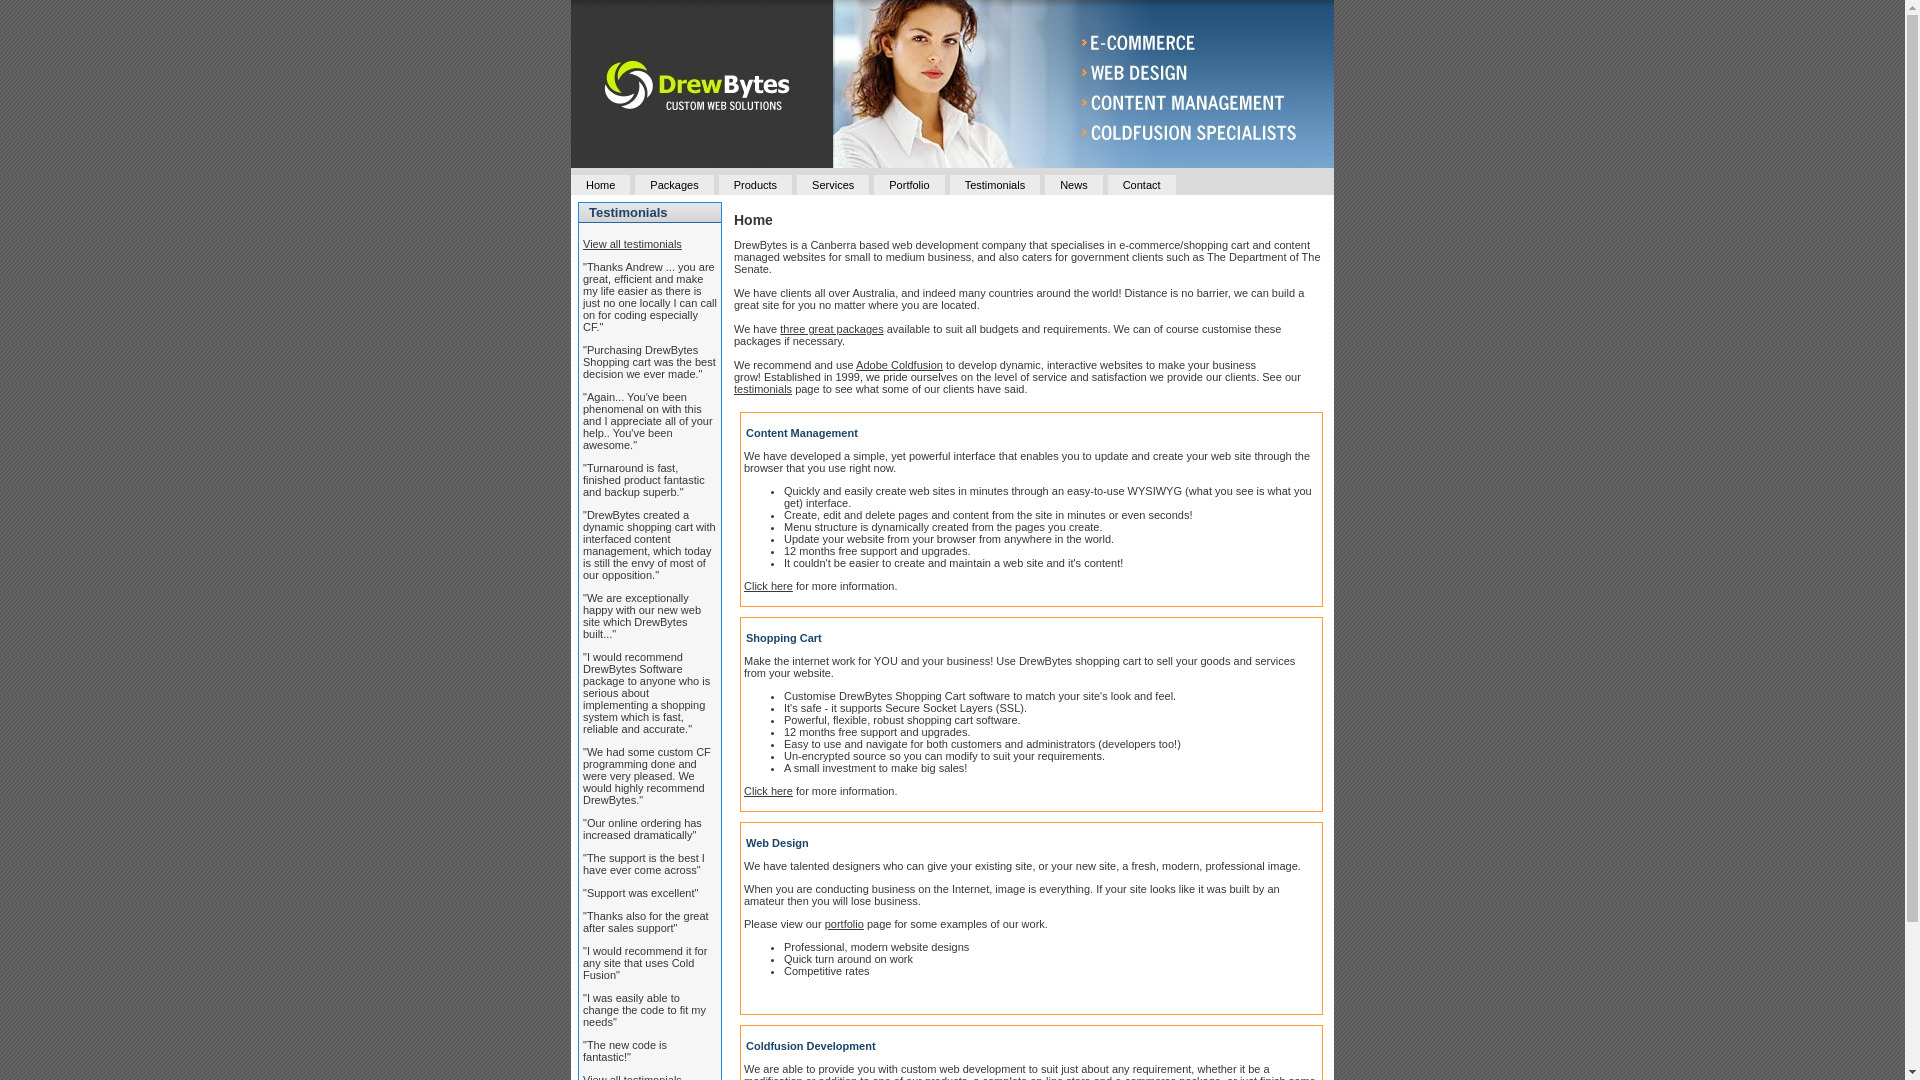  I want to click on 'Products', so click(754, 185).